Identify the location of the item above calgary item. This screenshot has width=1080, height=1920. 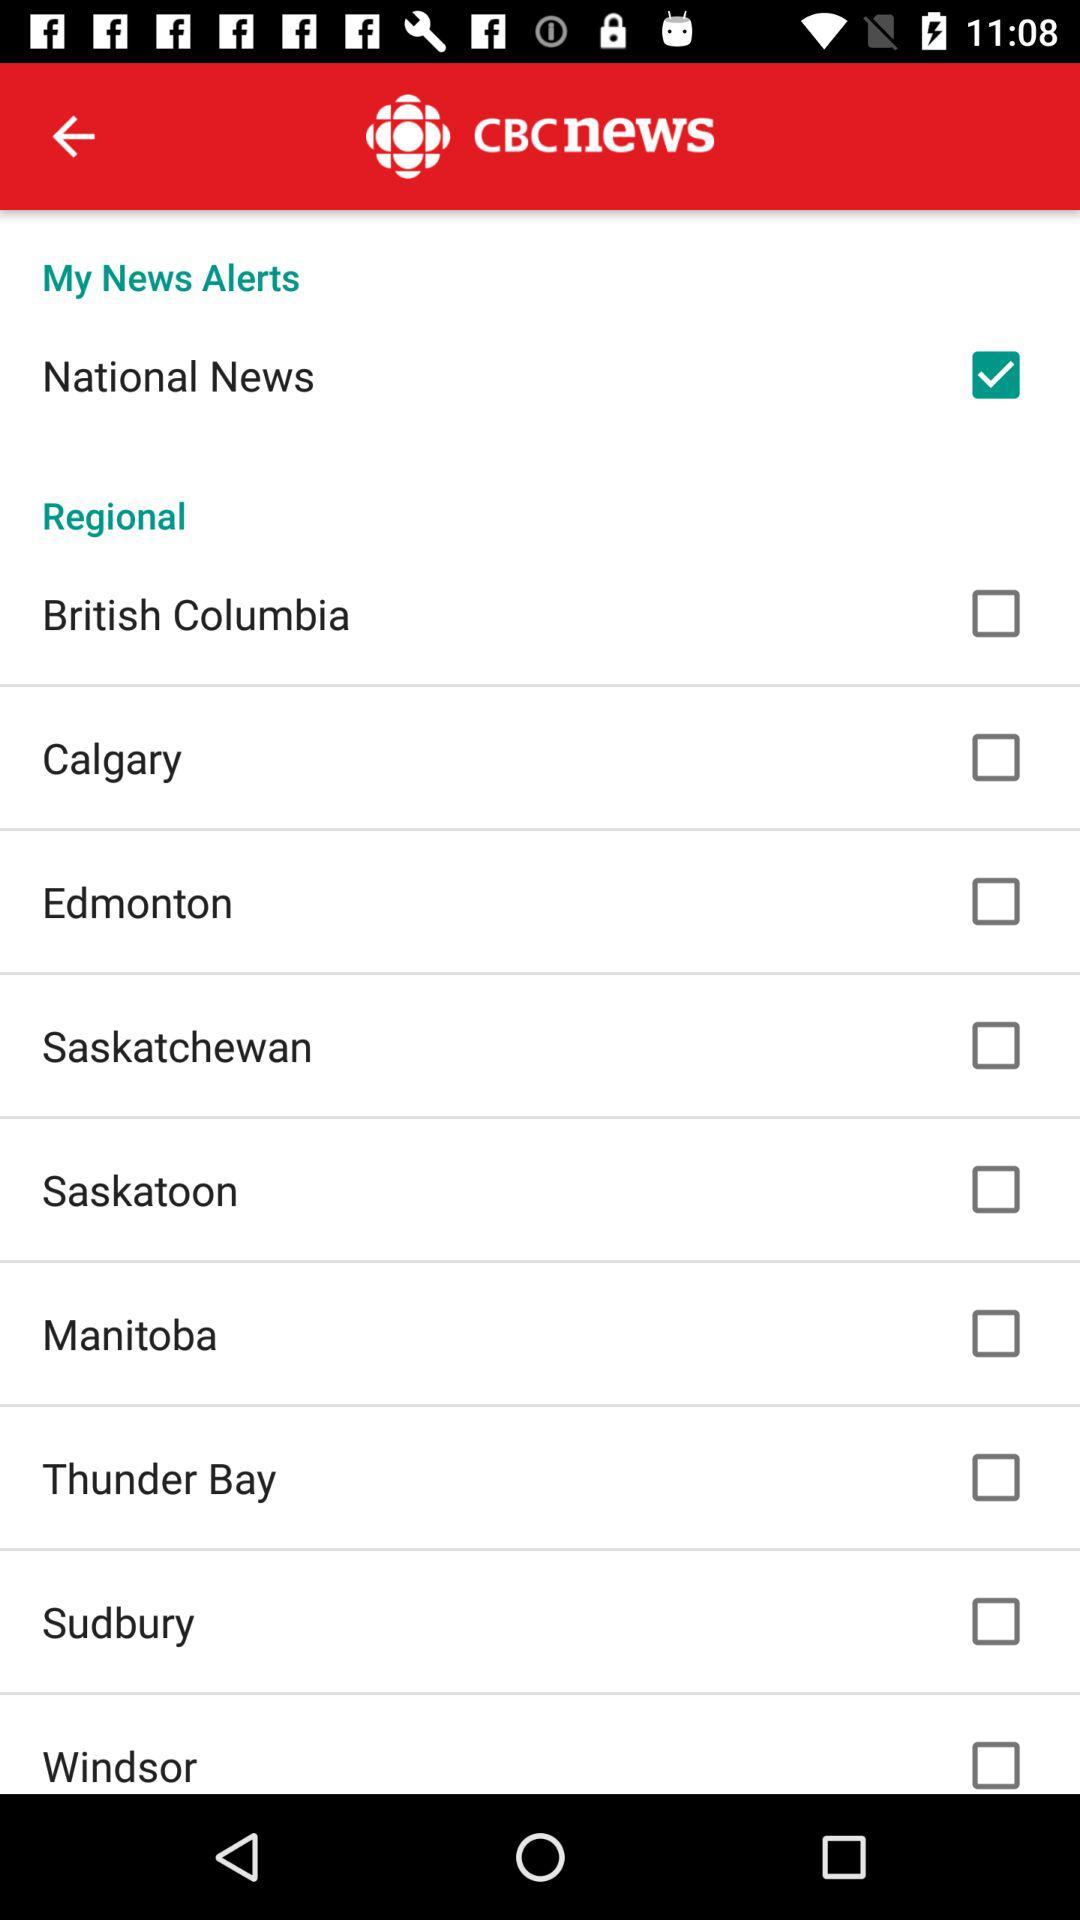
(196, 612).